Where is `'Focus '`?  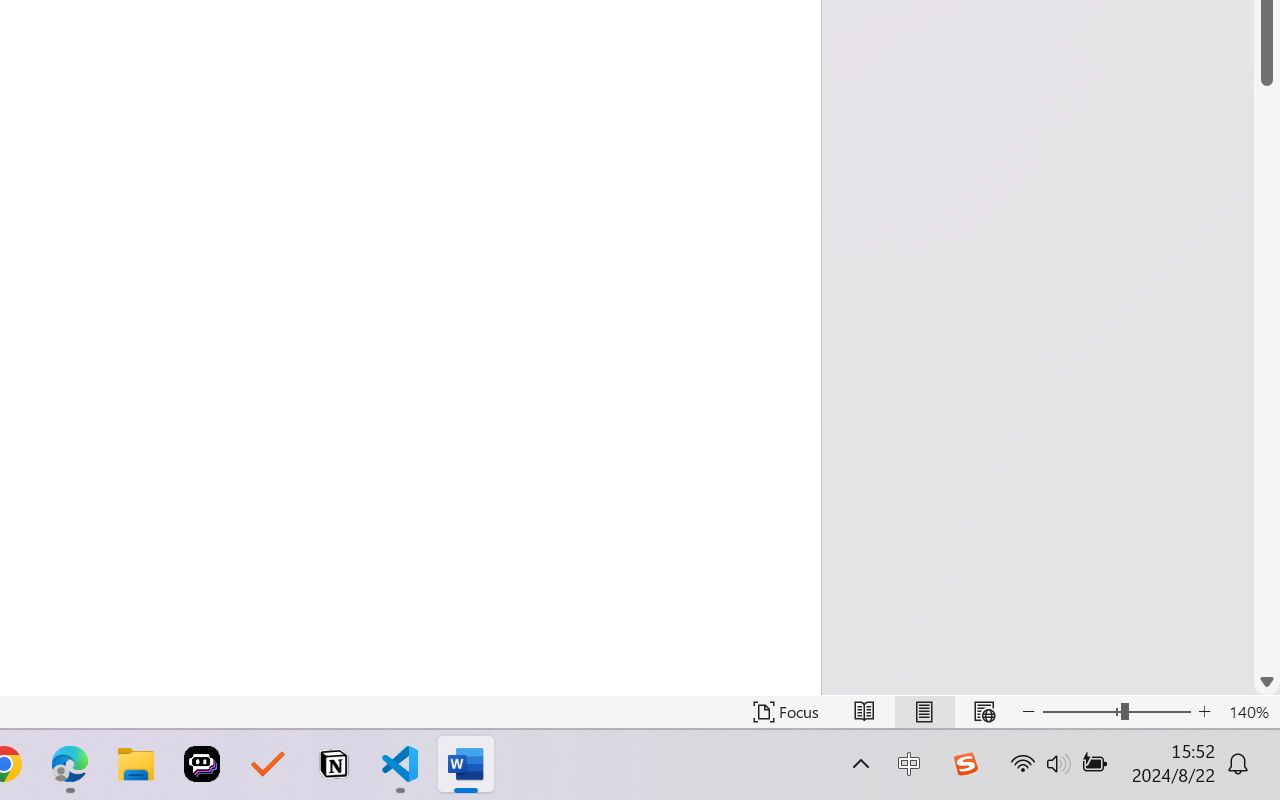
'Focus ' is located at coordinates (785, 711).